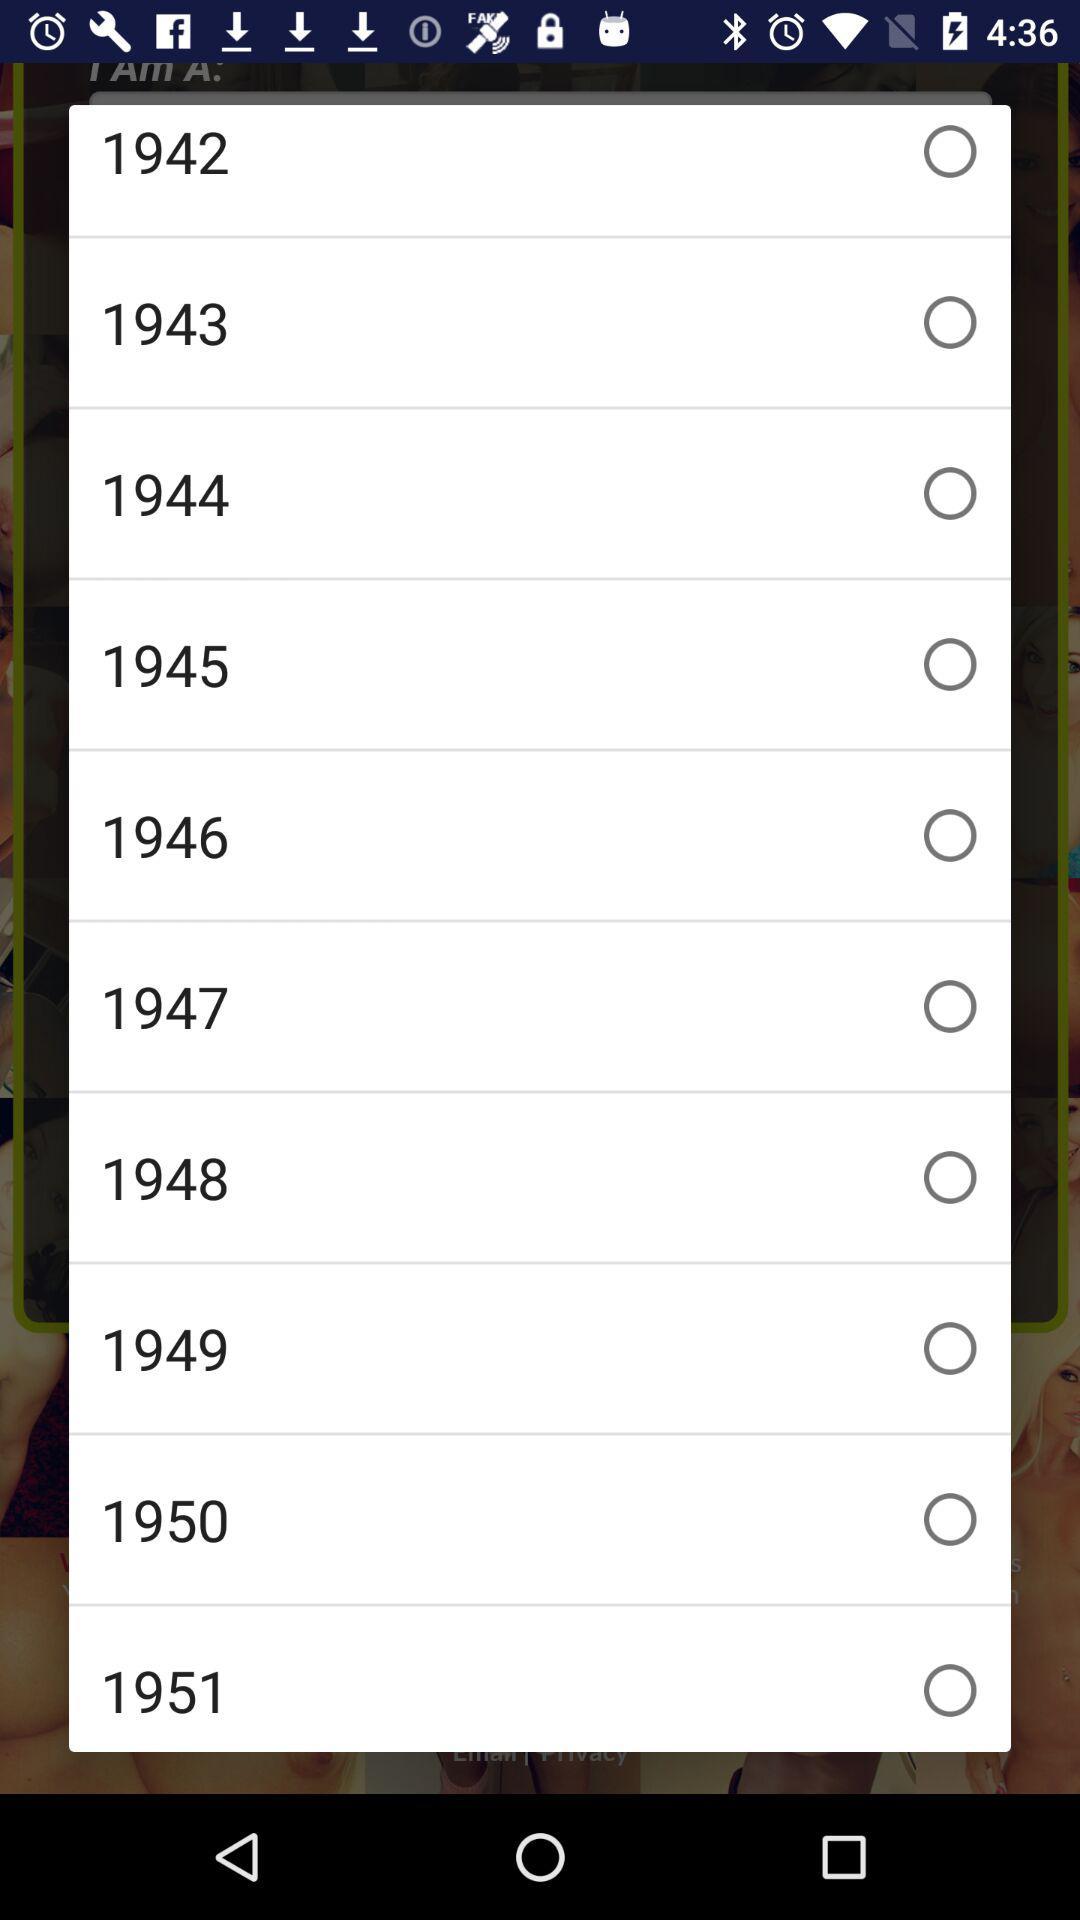 This screenshot has height=1920, width=1080. What do you see at coordinates (540, 322) in the screenshot?
I see `1943` at bounding box center [540, 322].